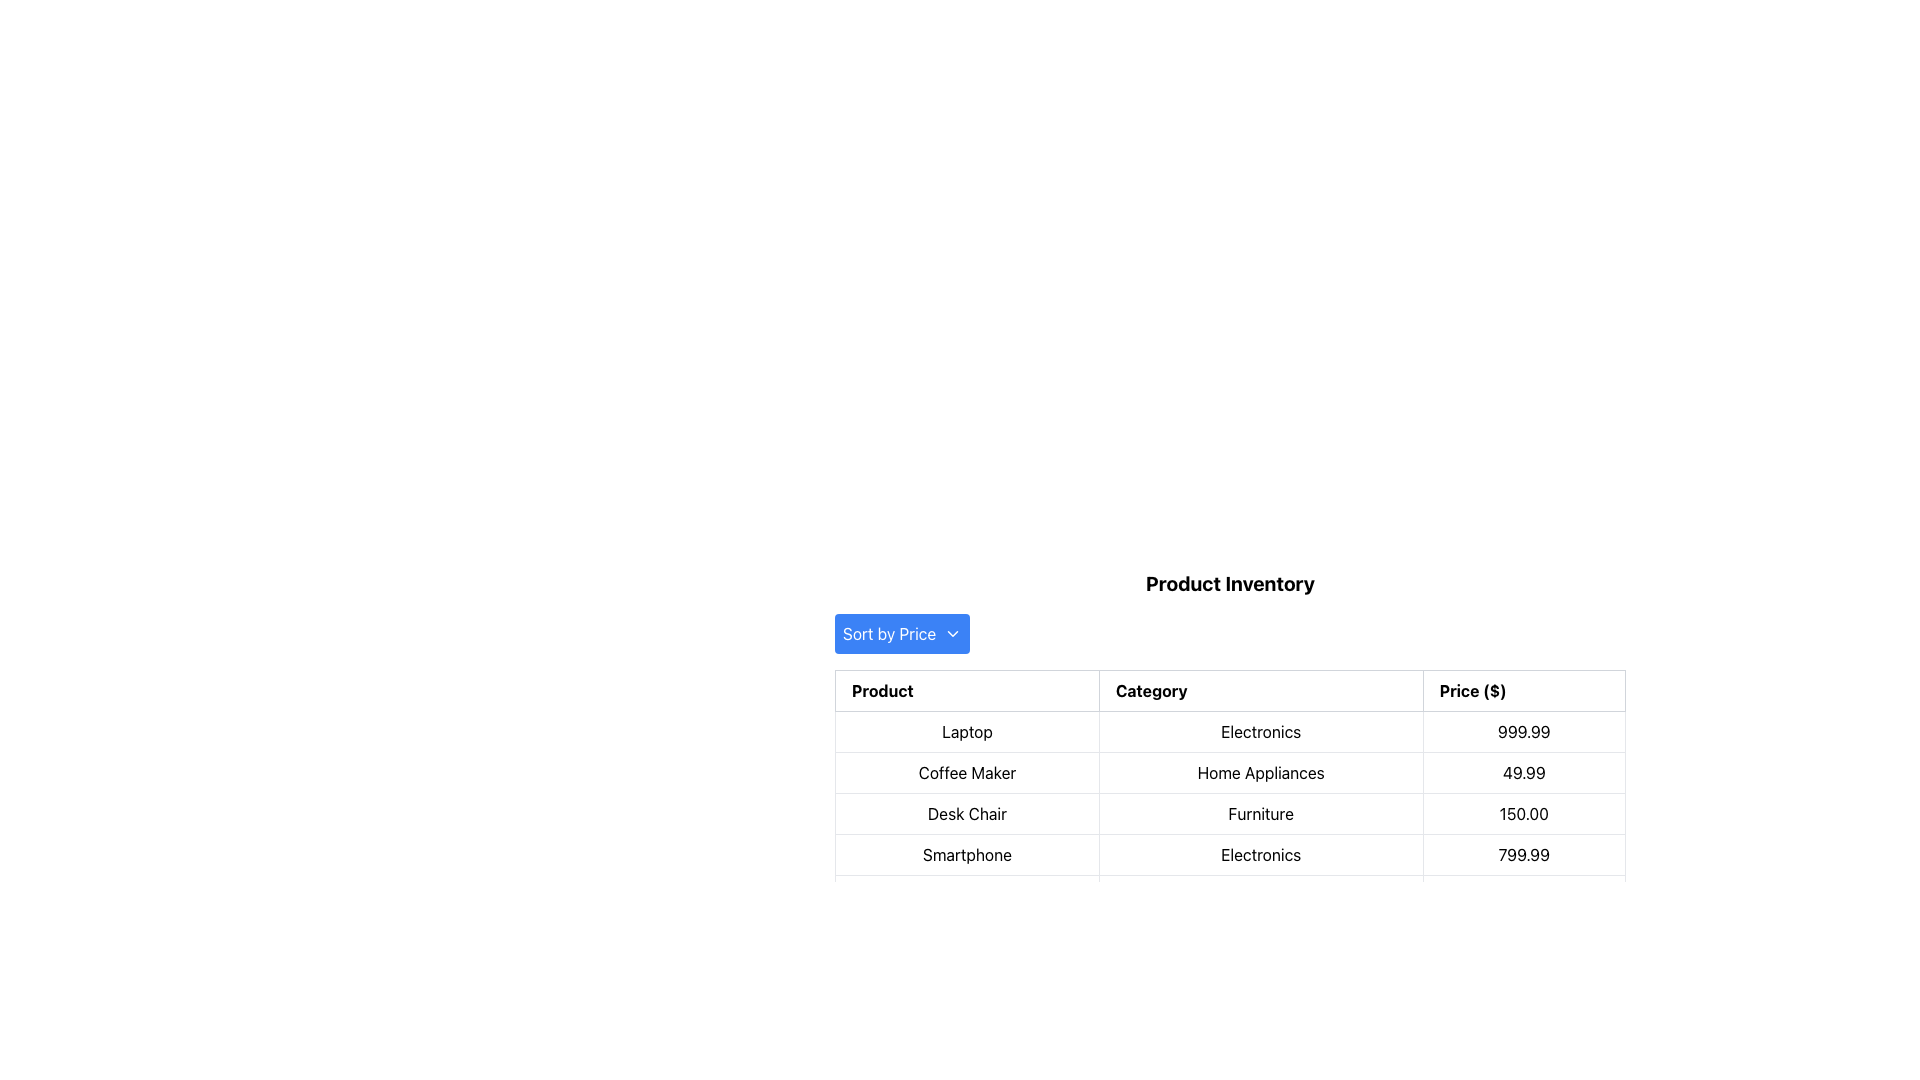 The height and width of the screenshot is (1080, 1920). Describe the element at coordinates (1260, 813) in the screenshot. I see `text from the 'Furniture' label located in the second cell of the third row under the 'Category' column in the table` at that location.